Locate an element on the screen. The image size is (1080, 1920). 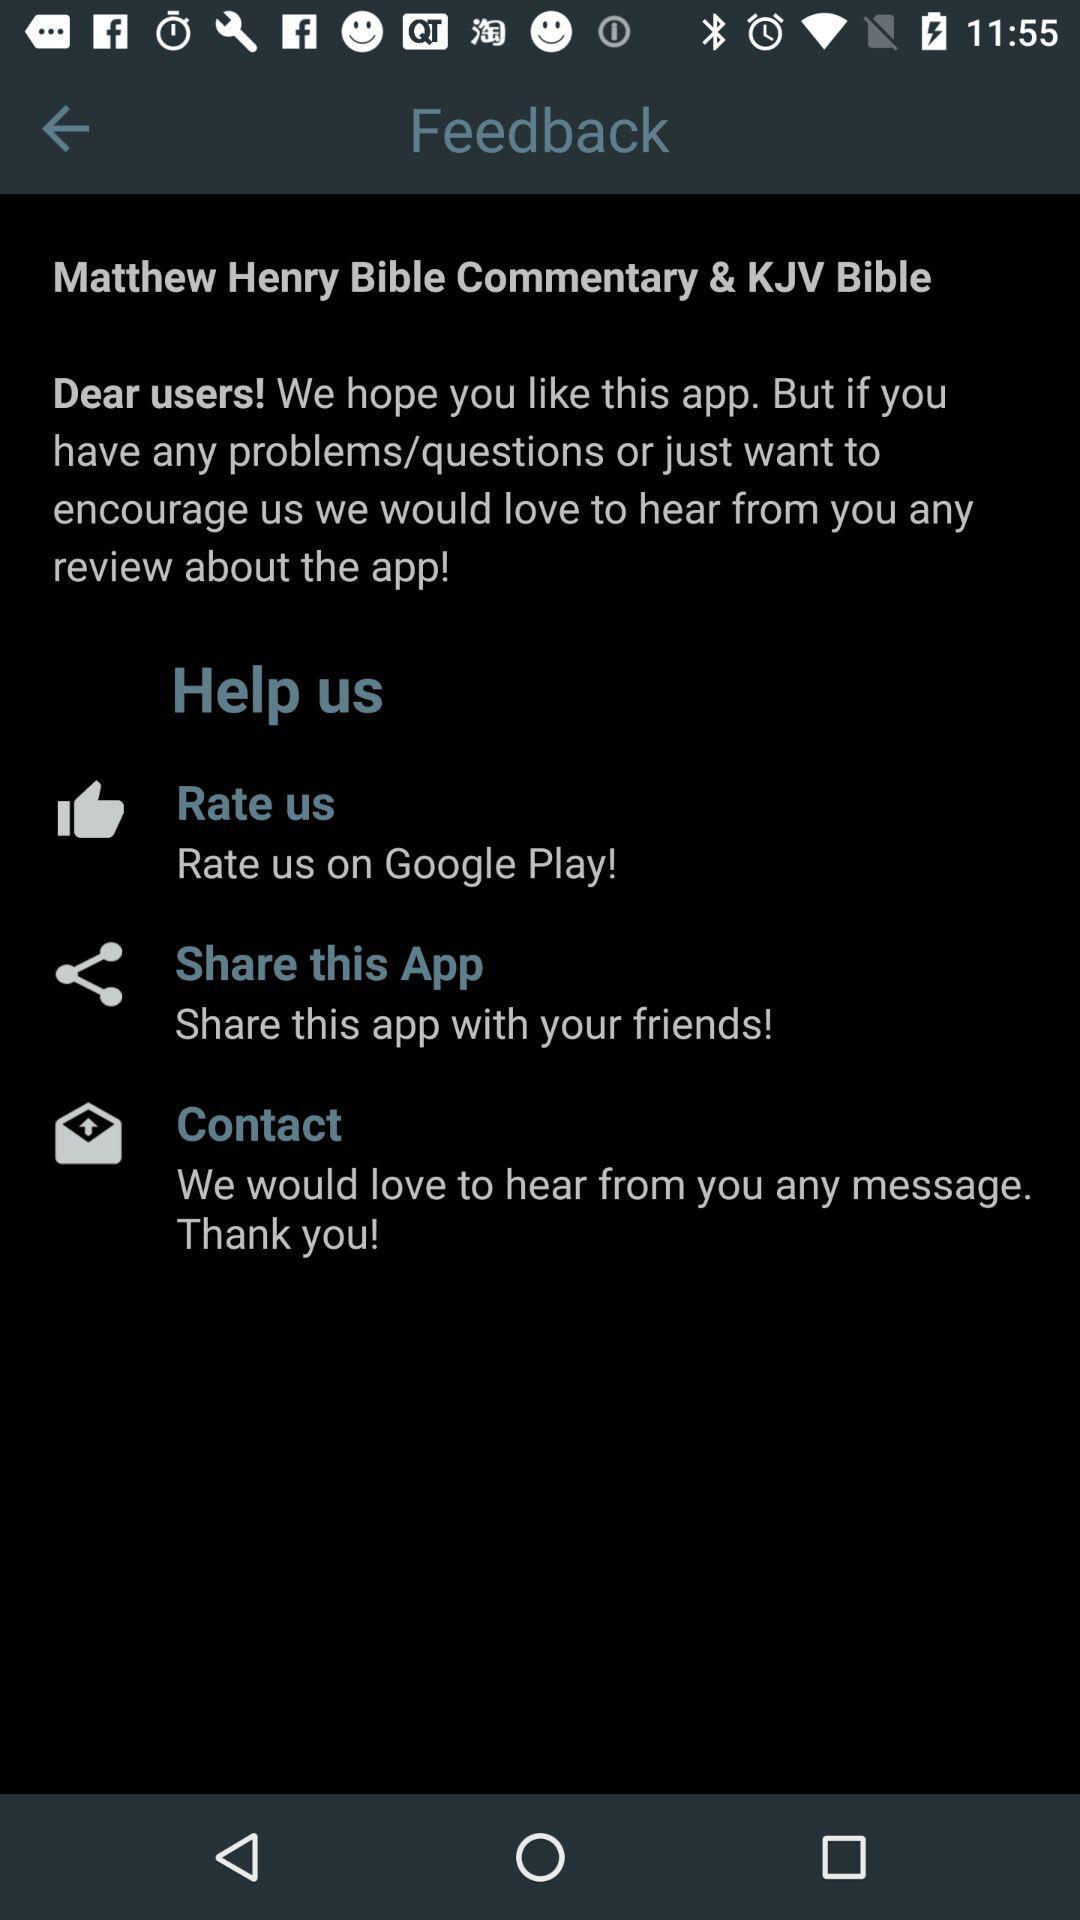
app next to contact is located at coordinates (87, 1132).